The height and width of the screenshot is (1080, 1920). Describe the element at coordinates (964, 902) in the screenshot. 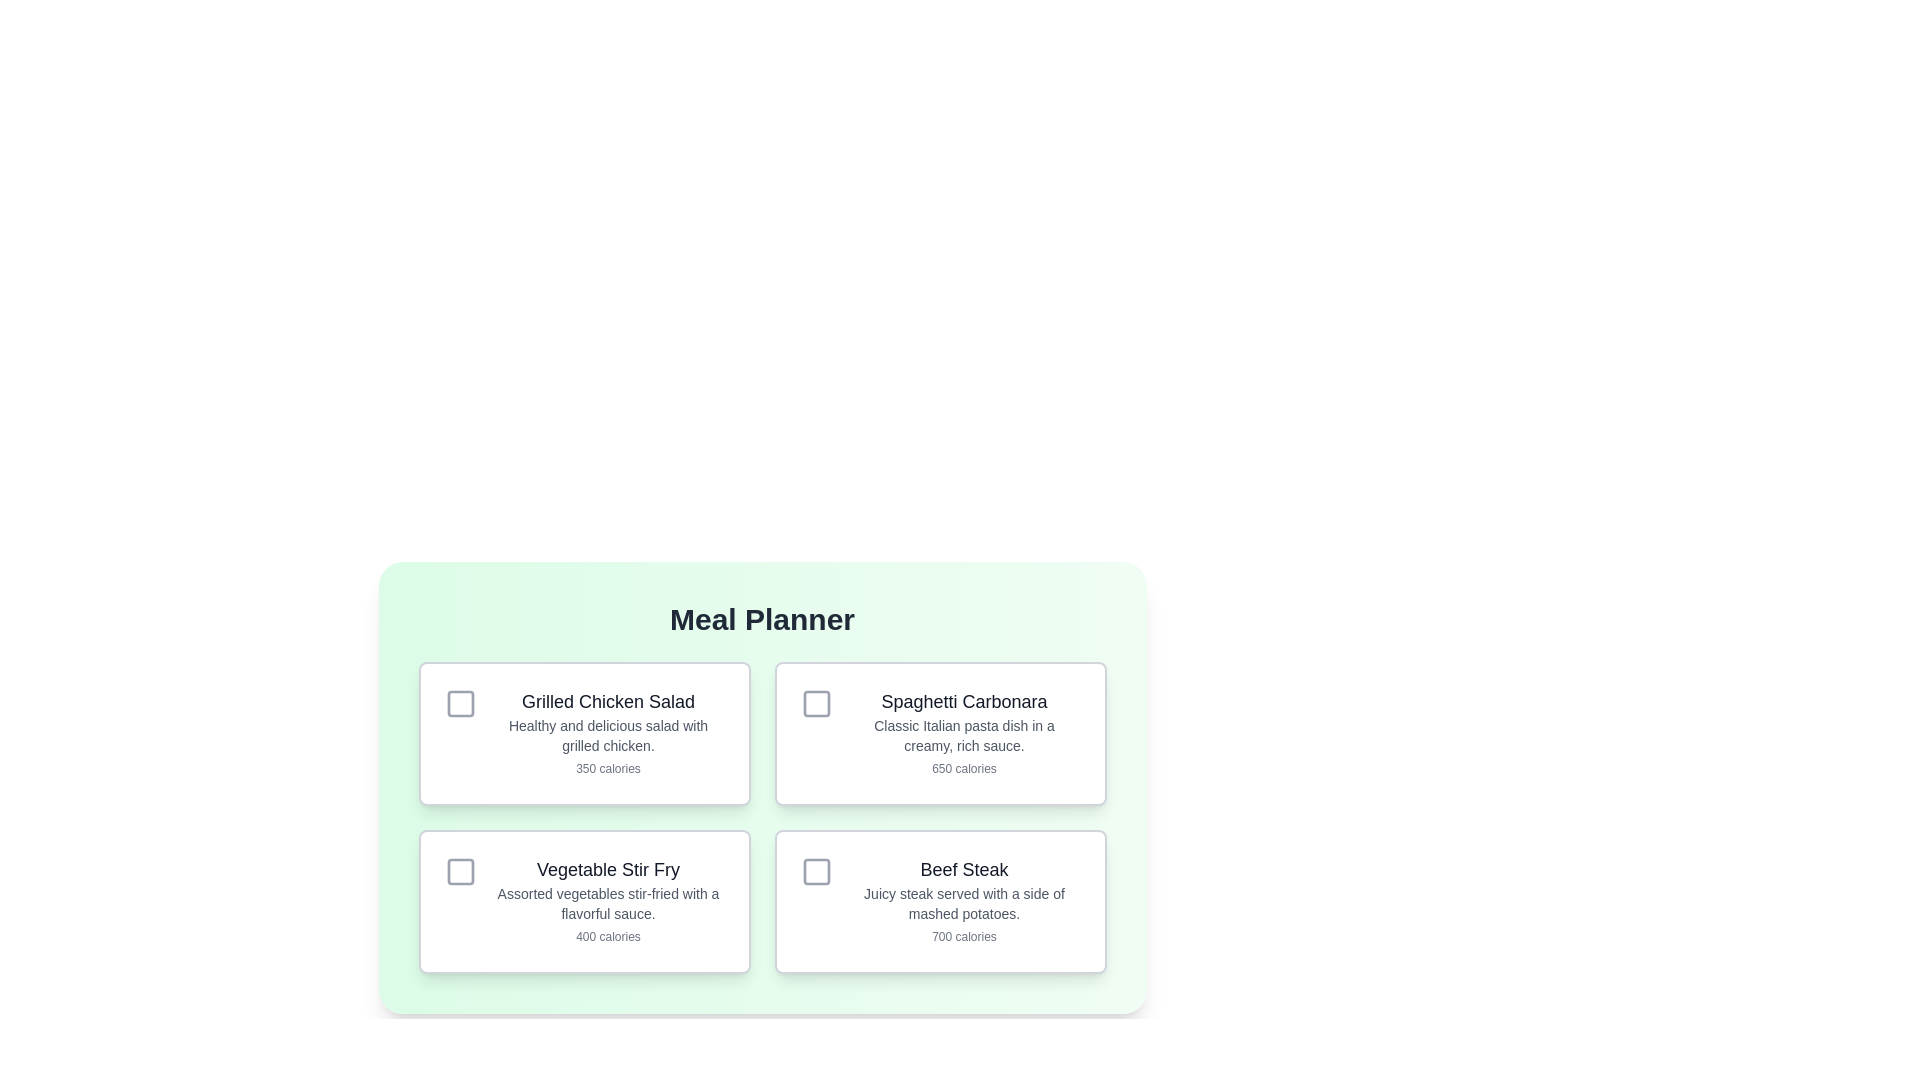

I see `the 'Beef Steak' text display card located in the bottom-right of a 2x2 grid layout, specifically the fourth card in the second row and second column` at that location.